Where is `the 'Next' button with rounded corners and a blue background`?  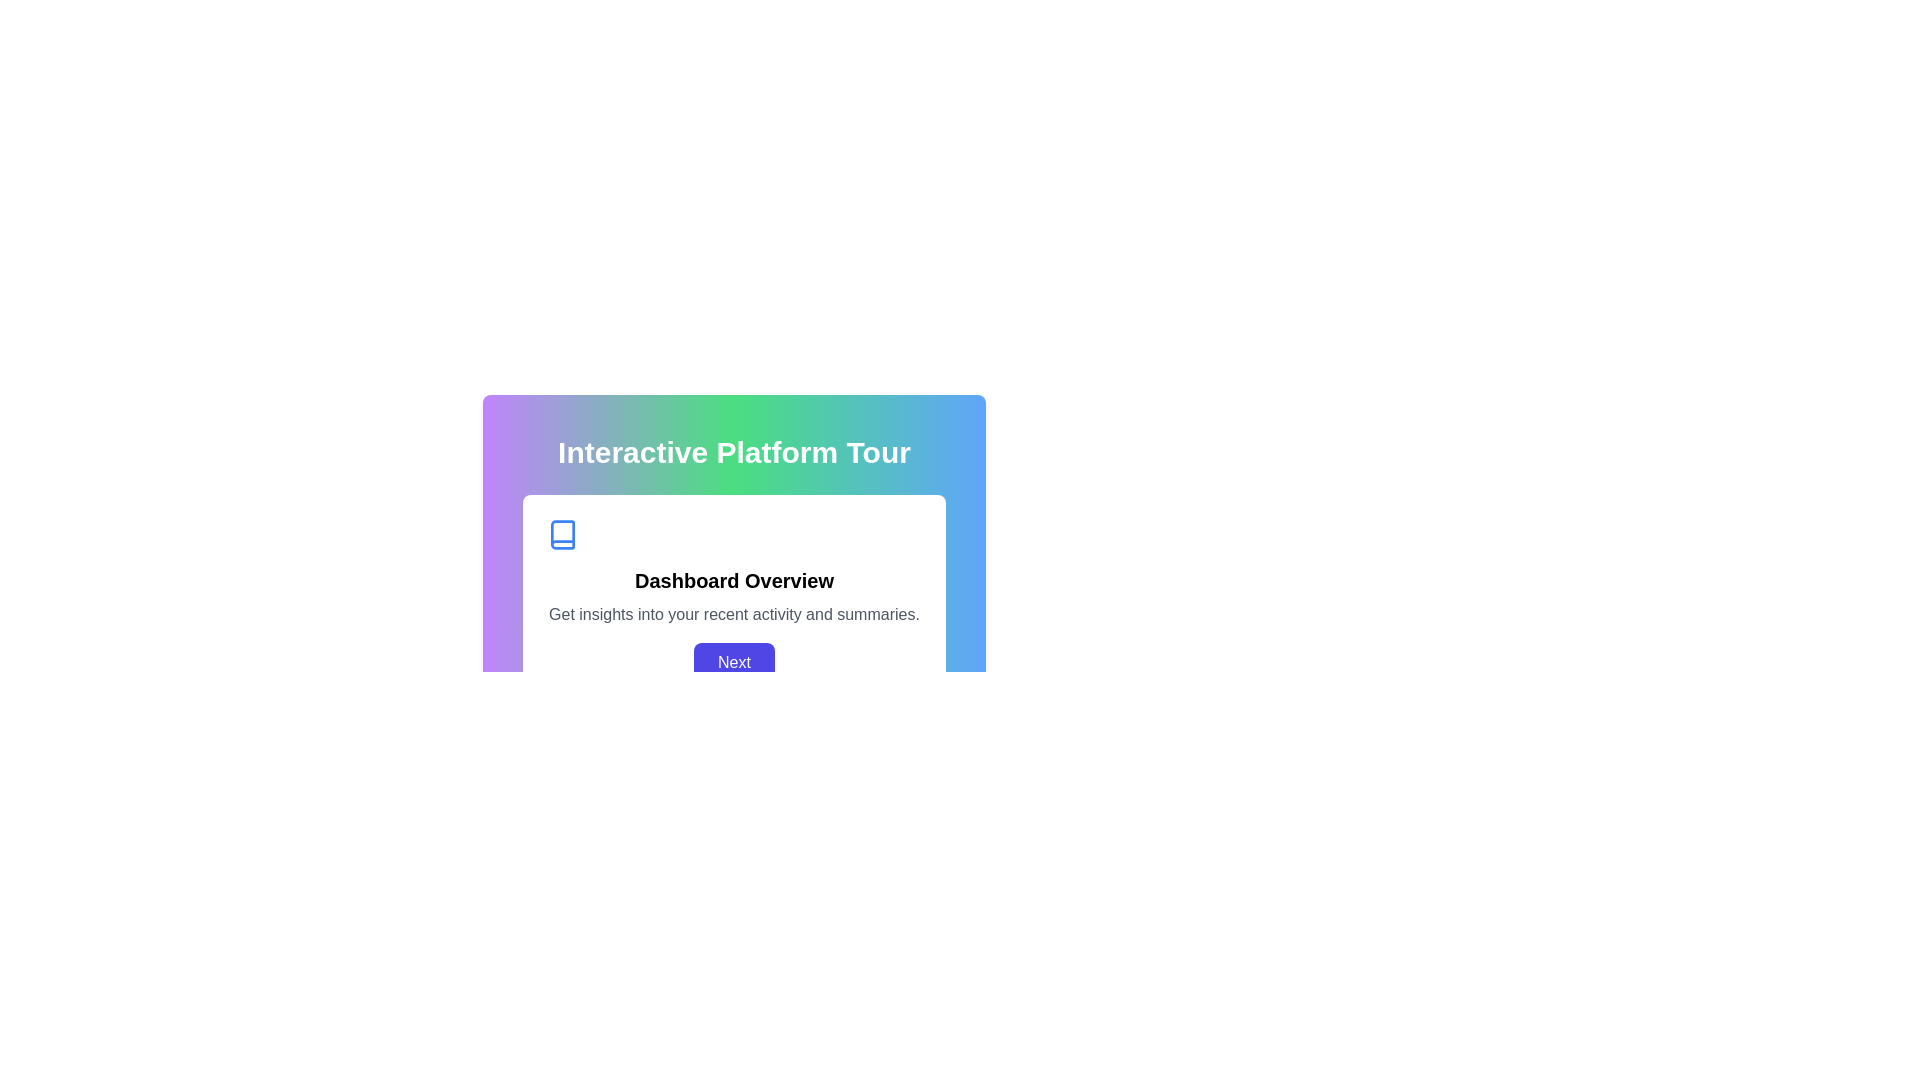 the 'Next' button with rounded corners and a blue background is located at coordinates (733, 663).